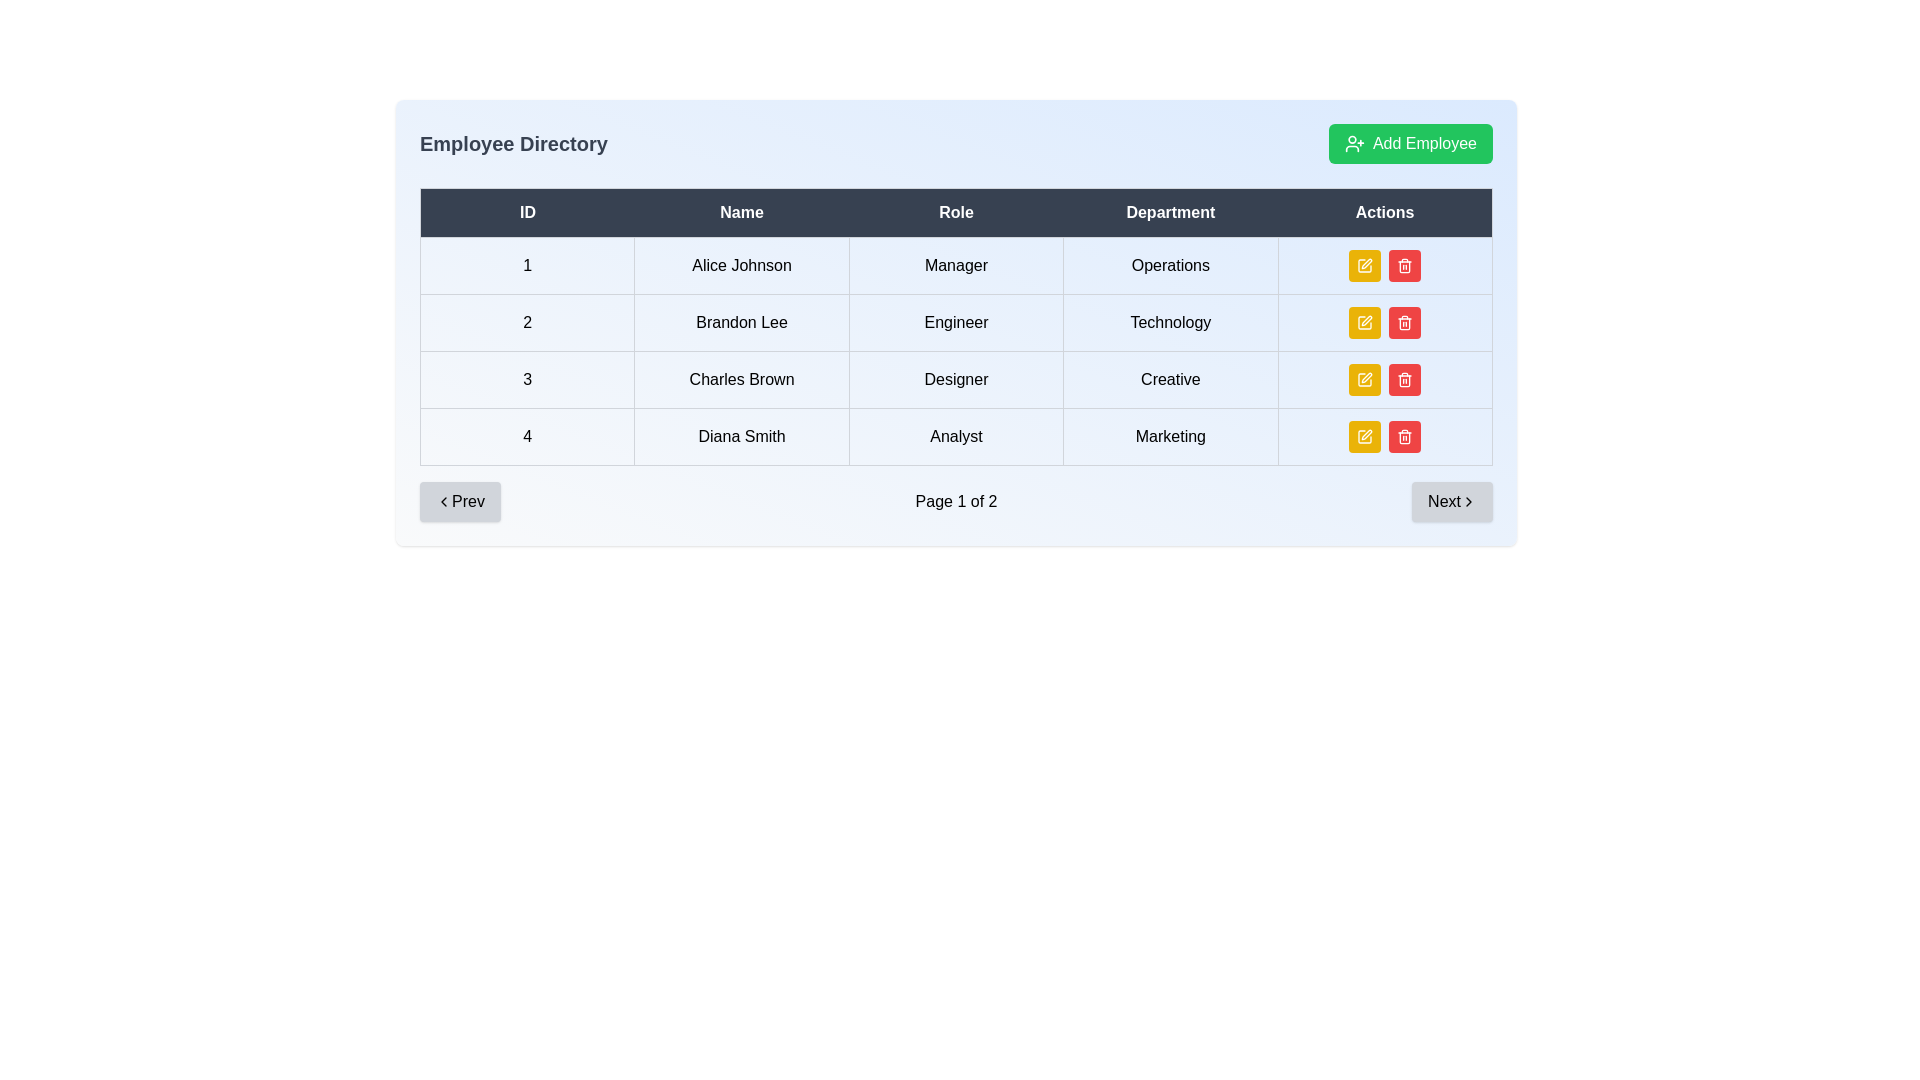  Describe the element at coordinates (1404, 381) in the screenshot. I see `the trash can icon in the 'Actions' column of the fourth row in the 'Employee Directory' table to initiate the delete action for the associated employee record` at that location.